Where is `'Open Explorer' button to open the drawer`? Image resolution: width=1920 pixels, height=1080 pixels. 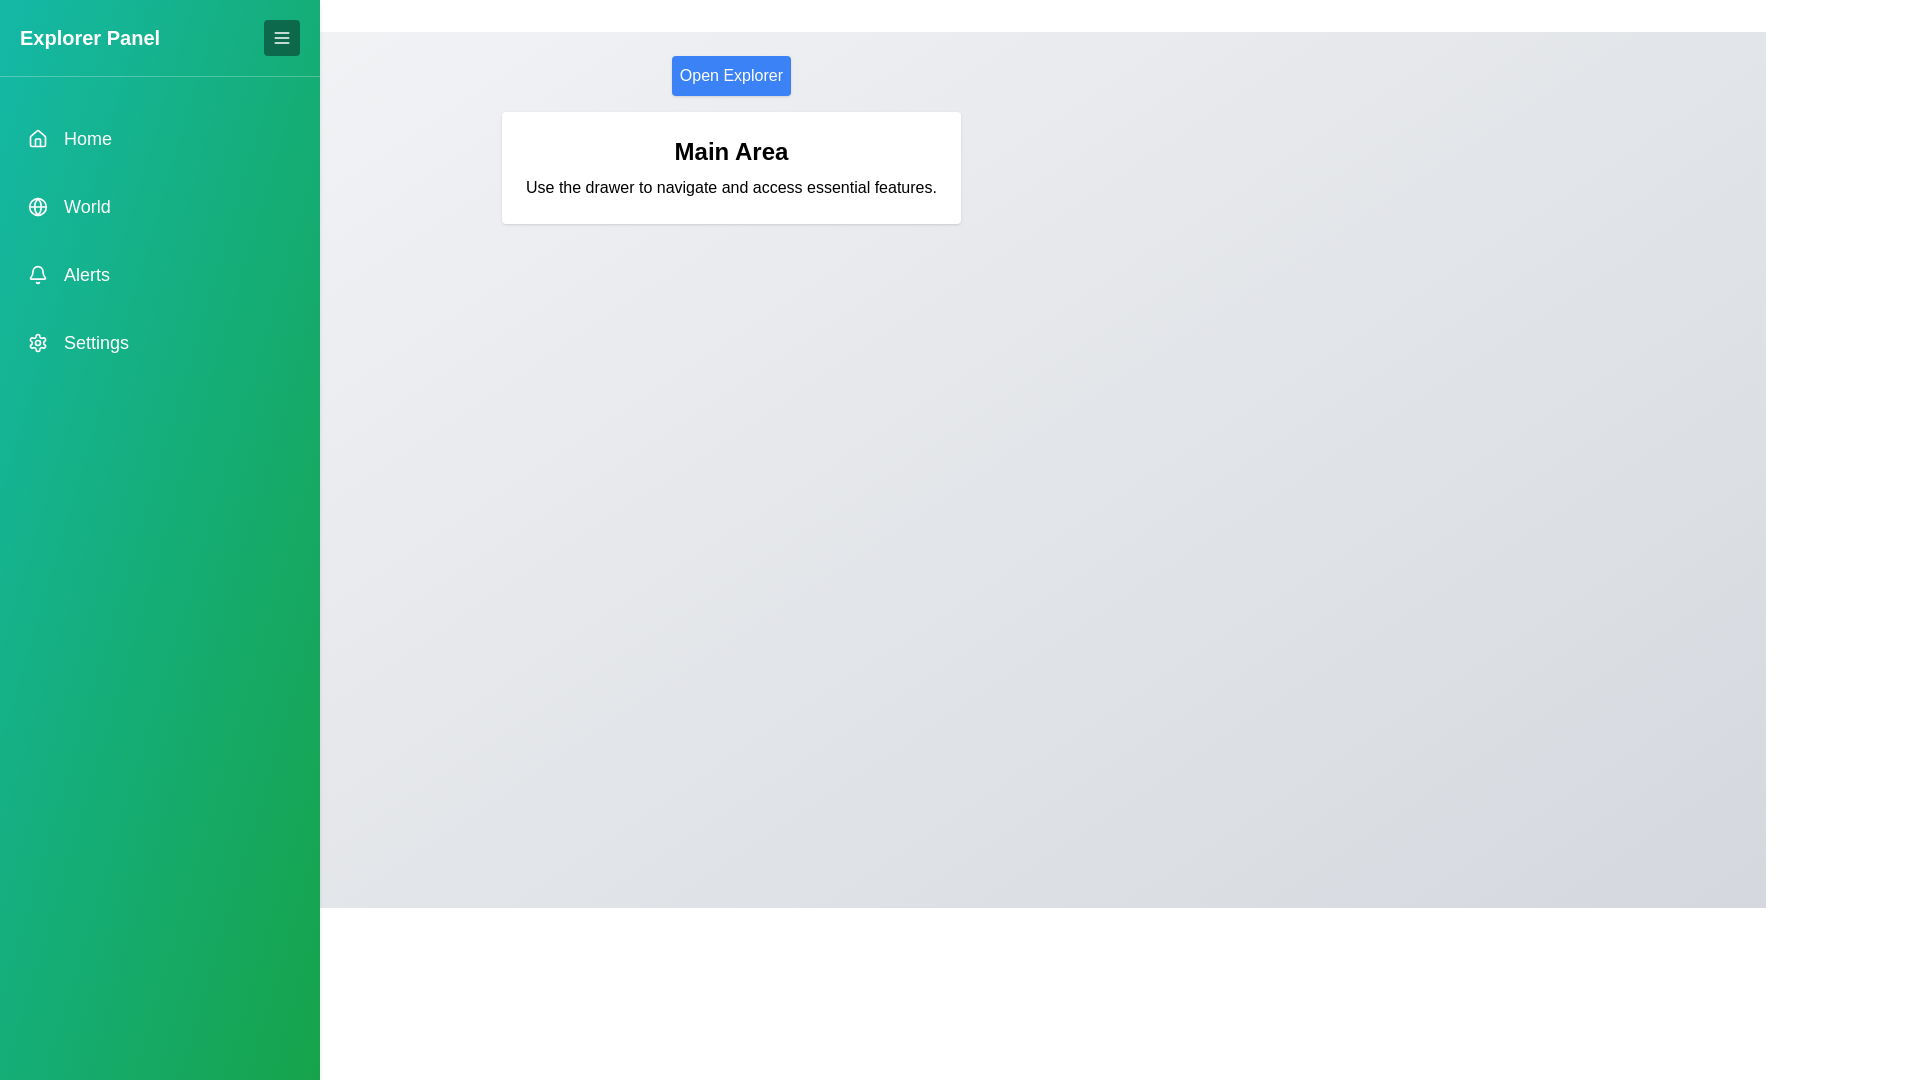
'Open Explorer' button to open the drawer is located at coordinates (729, 75).